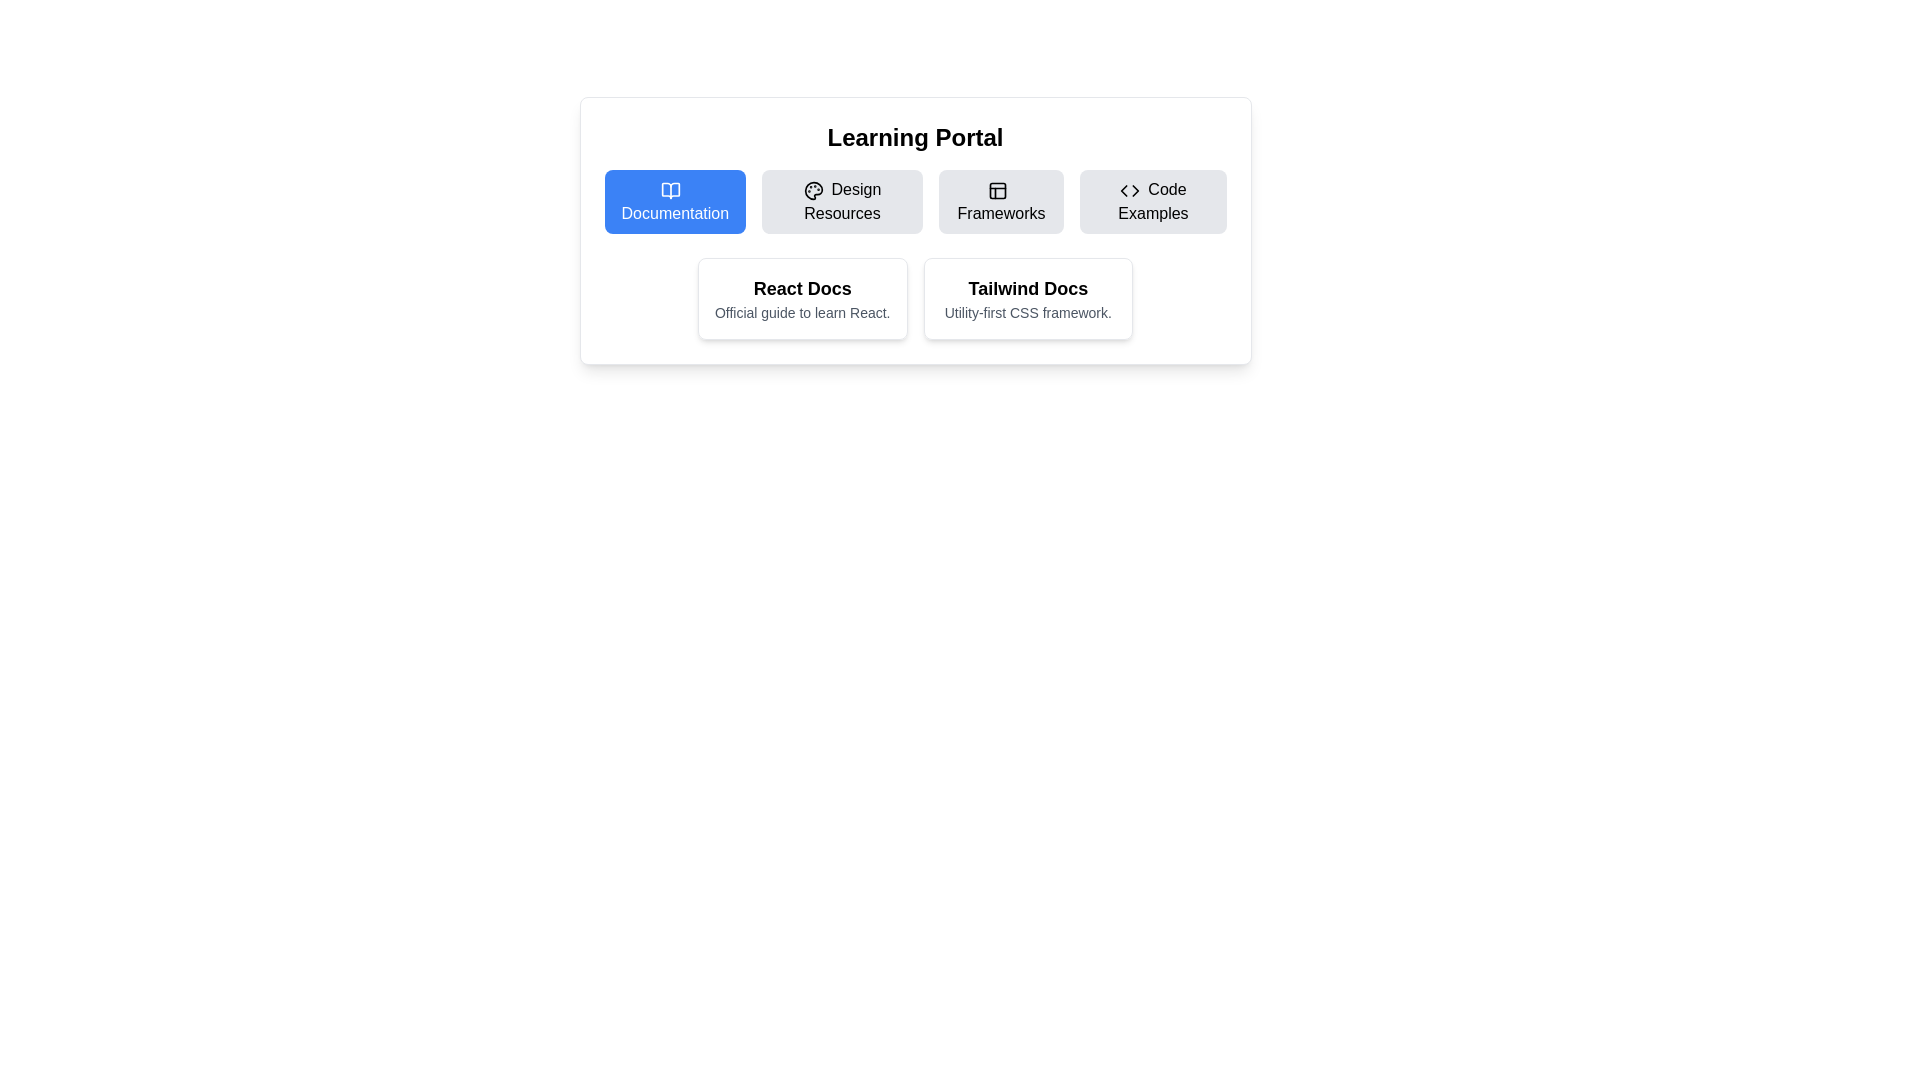 The width and height of the screenshot is (1920, 1080). What do you see at coordinates (1028, 299) in the screenshot?
I see `the Tailwind CSS informational card for keyboard navigation` at bounding box center [1028, 299].